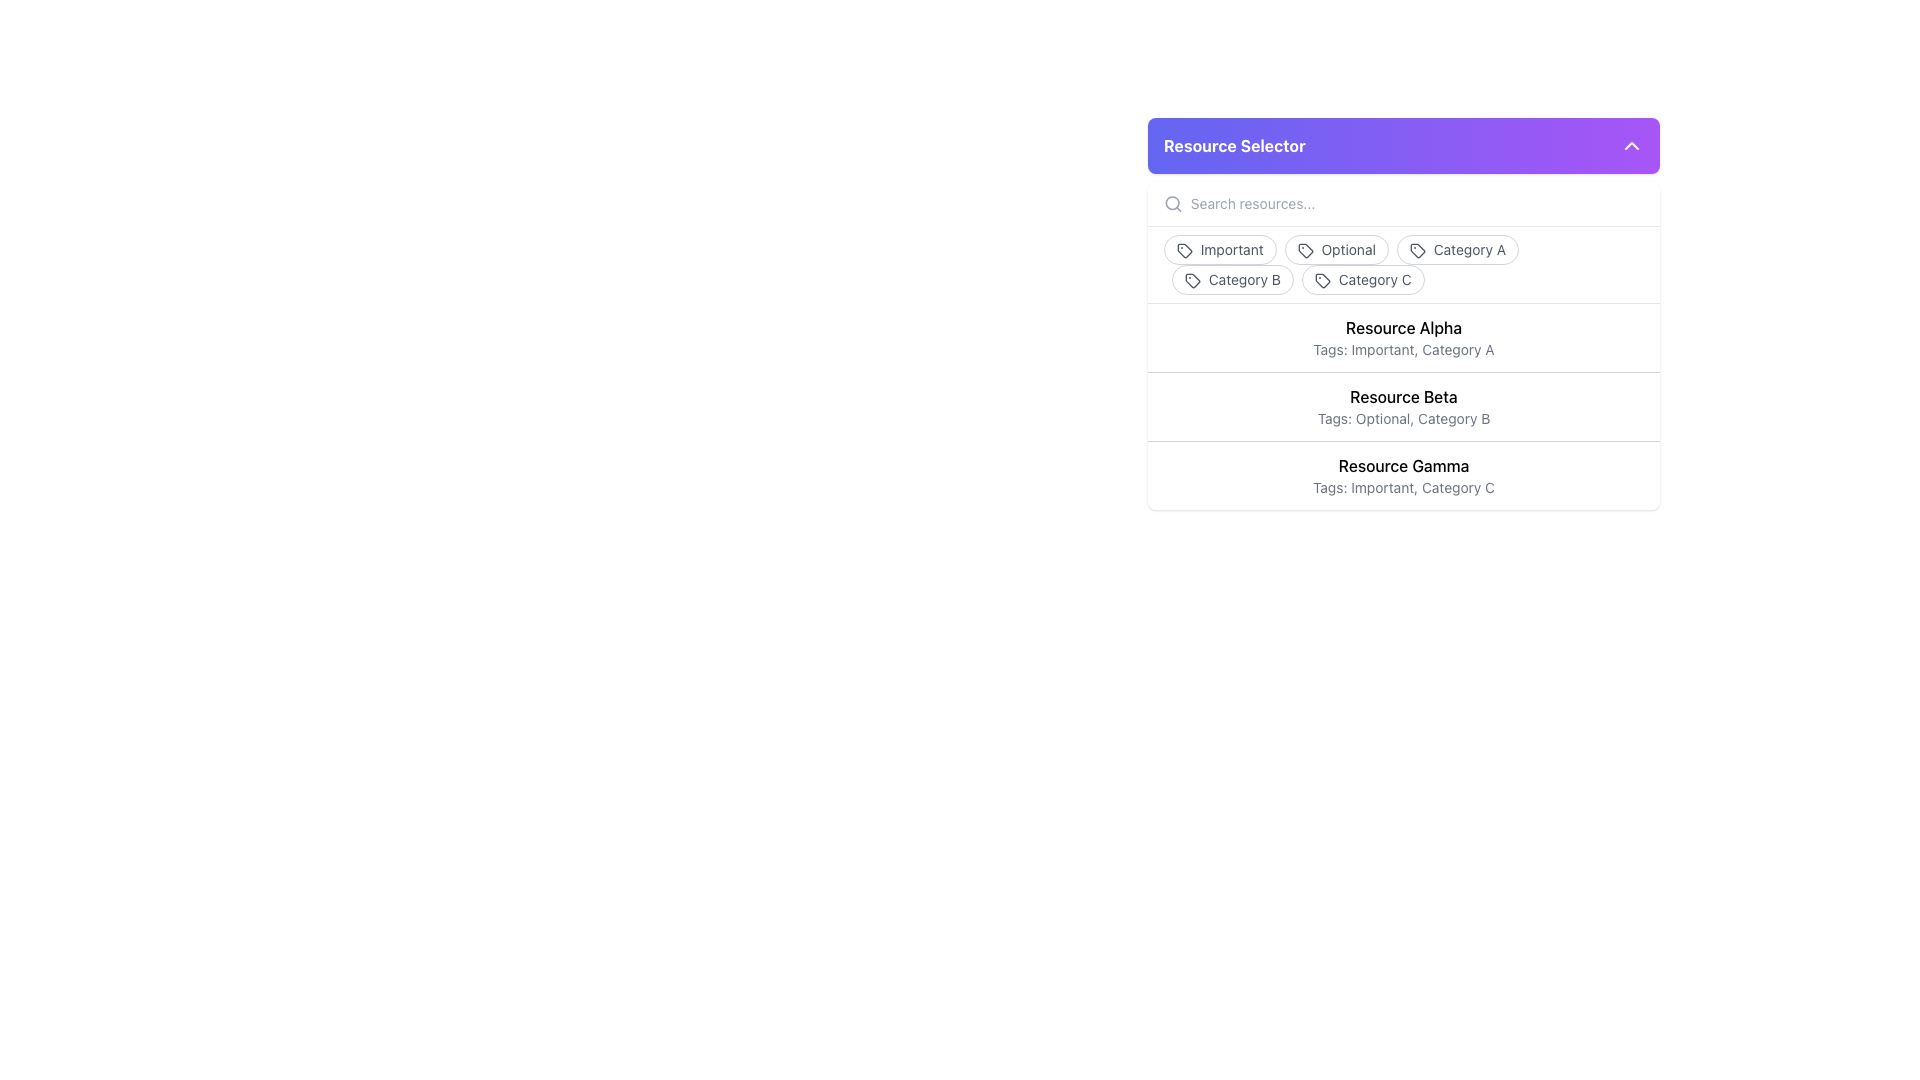 Image resolution: width=1920 pixels, height=1080 pixels. Describe the element at coordinates (1402, 397) in the screenshot. I see `text label 'Resource Beta' which is positioned between 'Resource Alpha' and 'Tags: Optional, Category B' in the resource selection interface` at that location.